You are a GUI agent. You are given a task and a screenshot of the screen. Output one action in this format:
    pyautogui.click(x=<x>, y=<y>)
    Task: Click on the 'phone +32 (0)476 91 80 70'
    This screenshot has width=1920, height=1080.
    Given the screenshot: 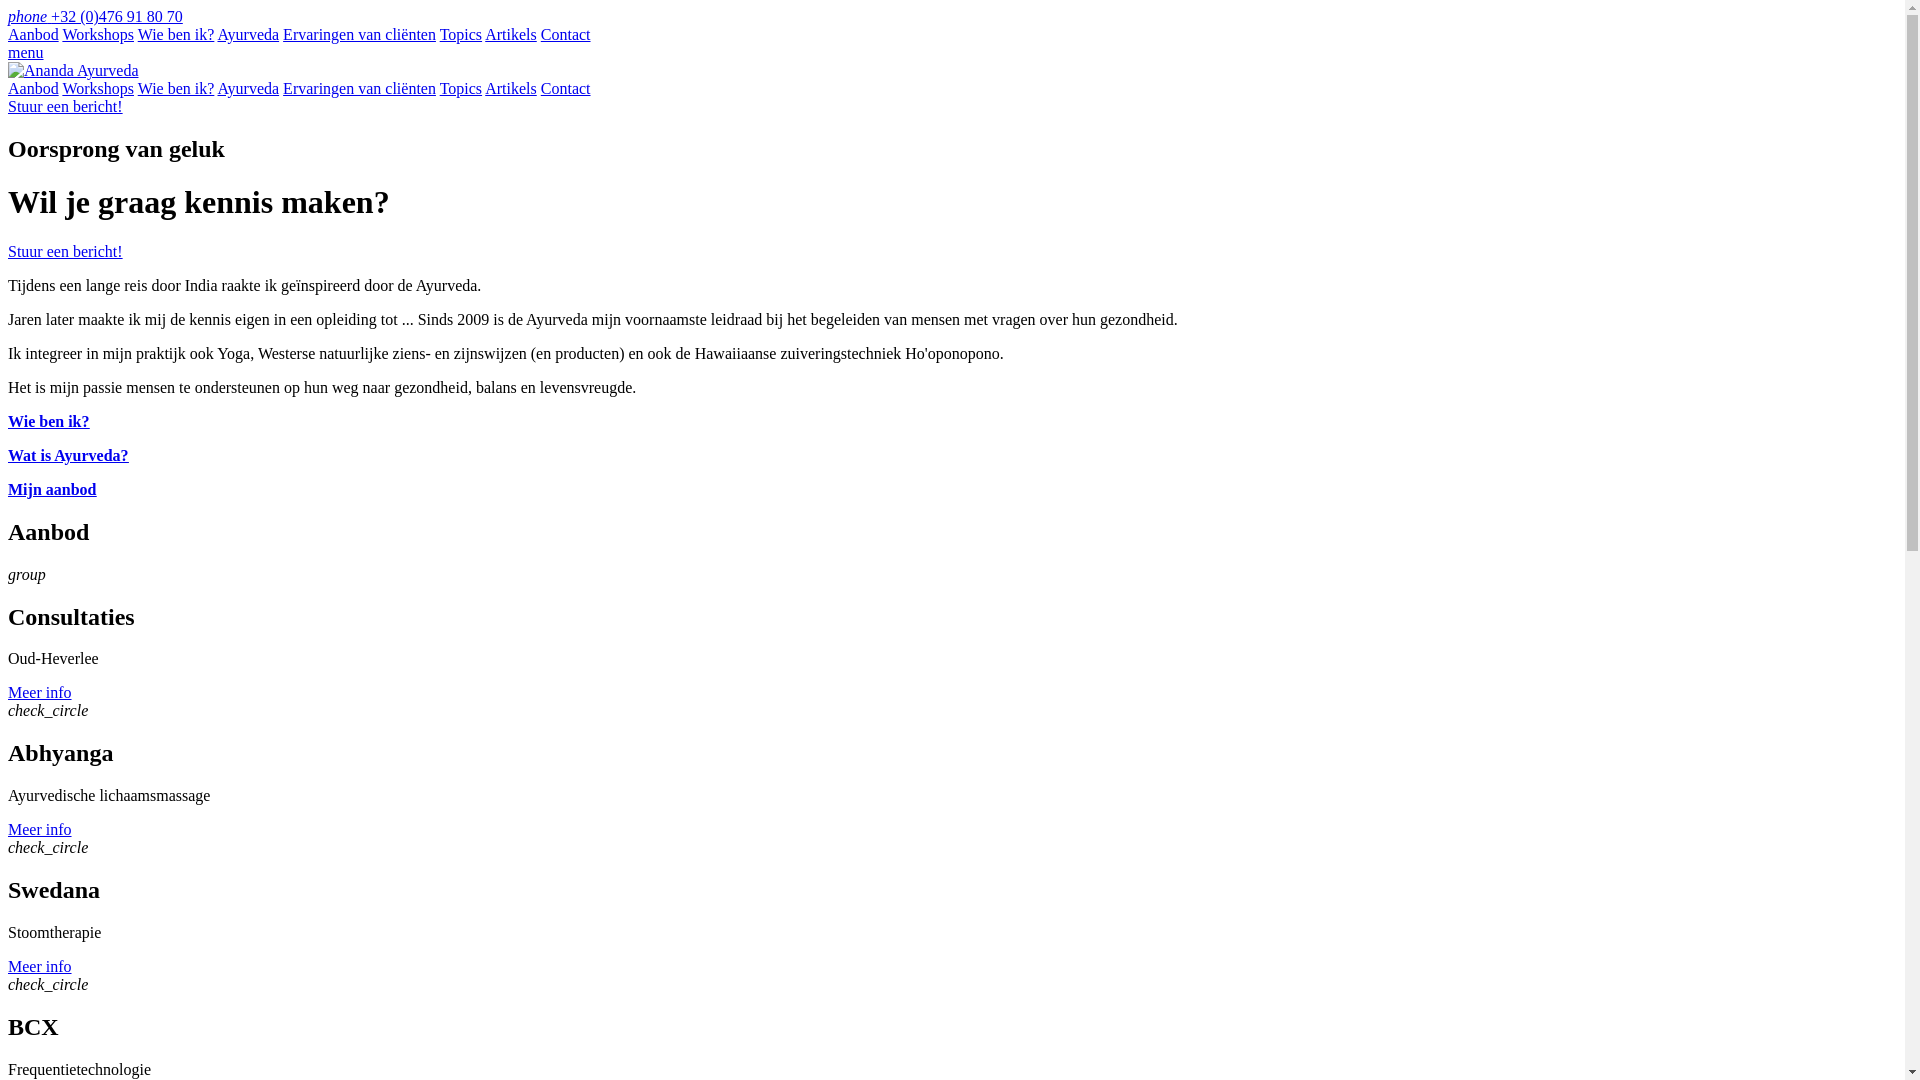 What is the action you would take?
    pyautogui.click(x=94, y=16)
    